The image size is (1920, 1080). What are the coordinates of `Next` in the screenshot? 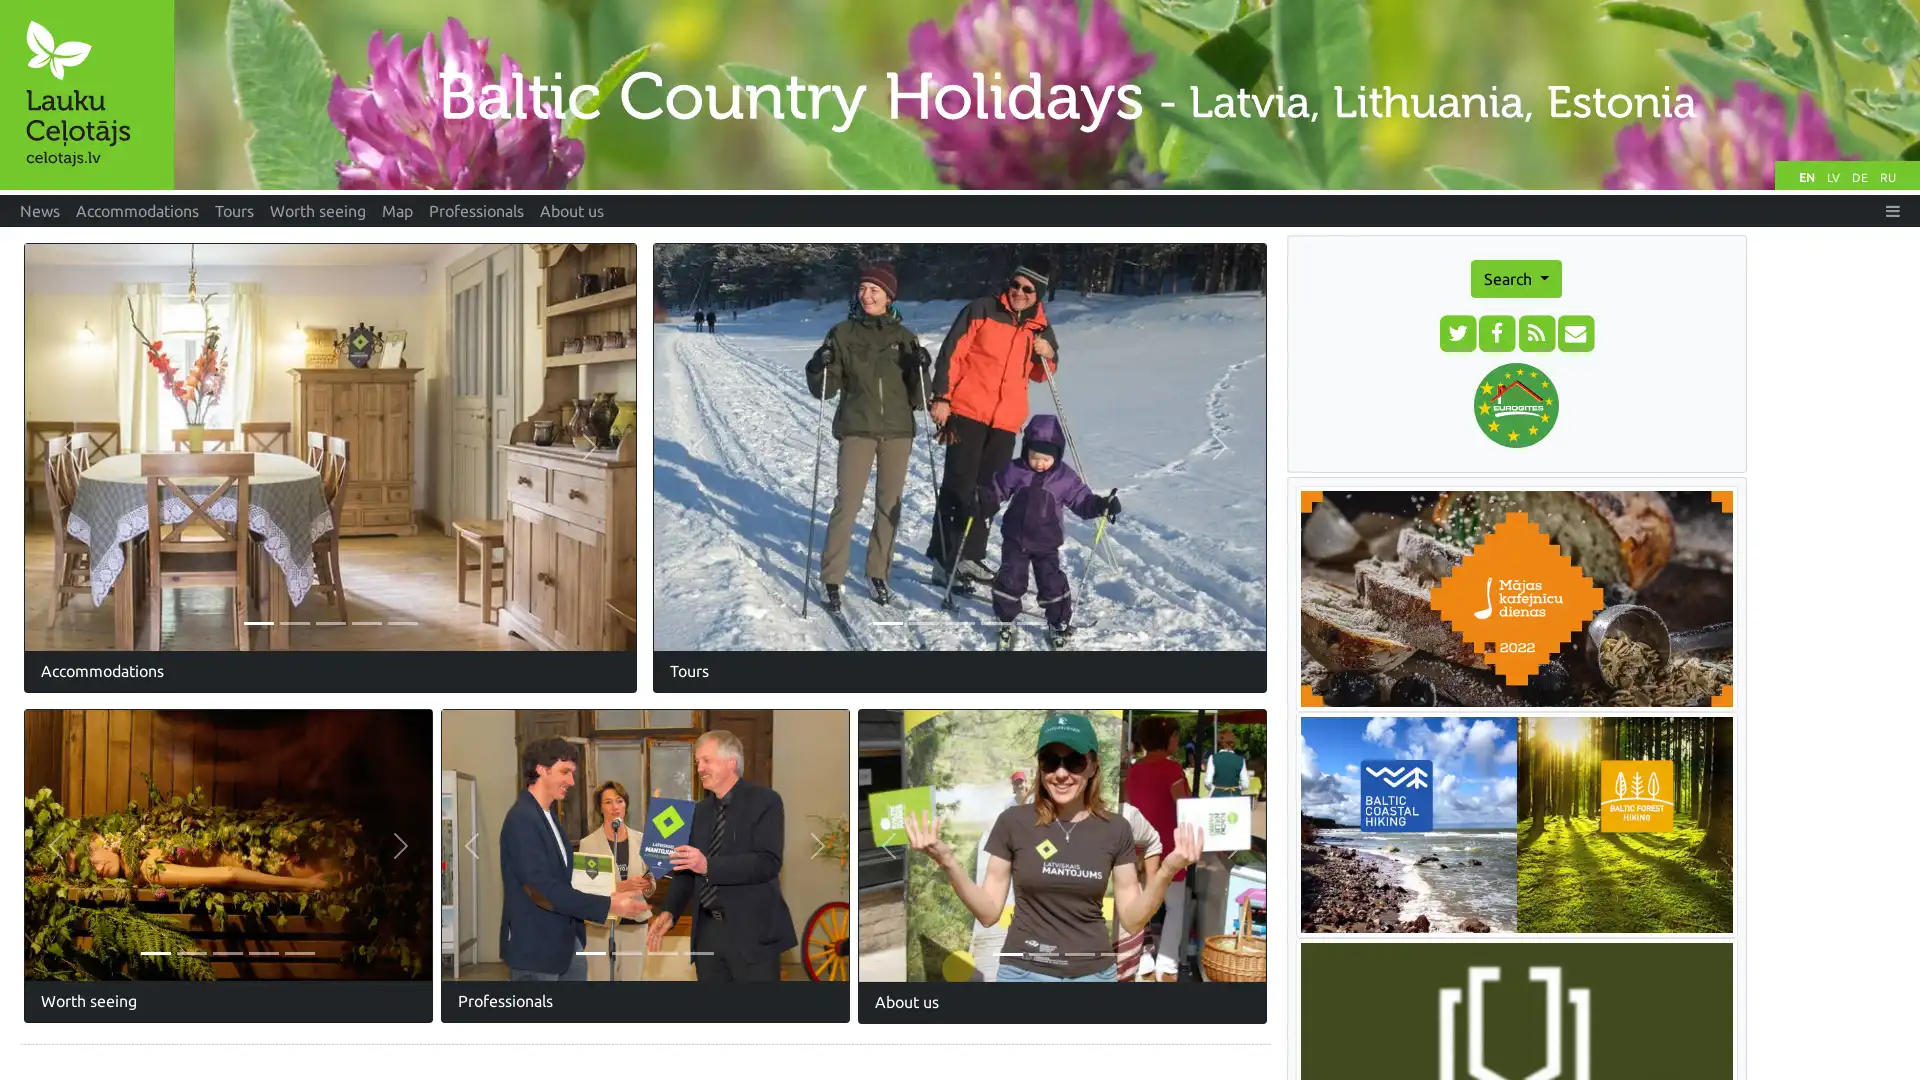 It's located at (1218, 446).